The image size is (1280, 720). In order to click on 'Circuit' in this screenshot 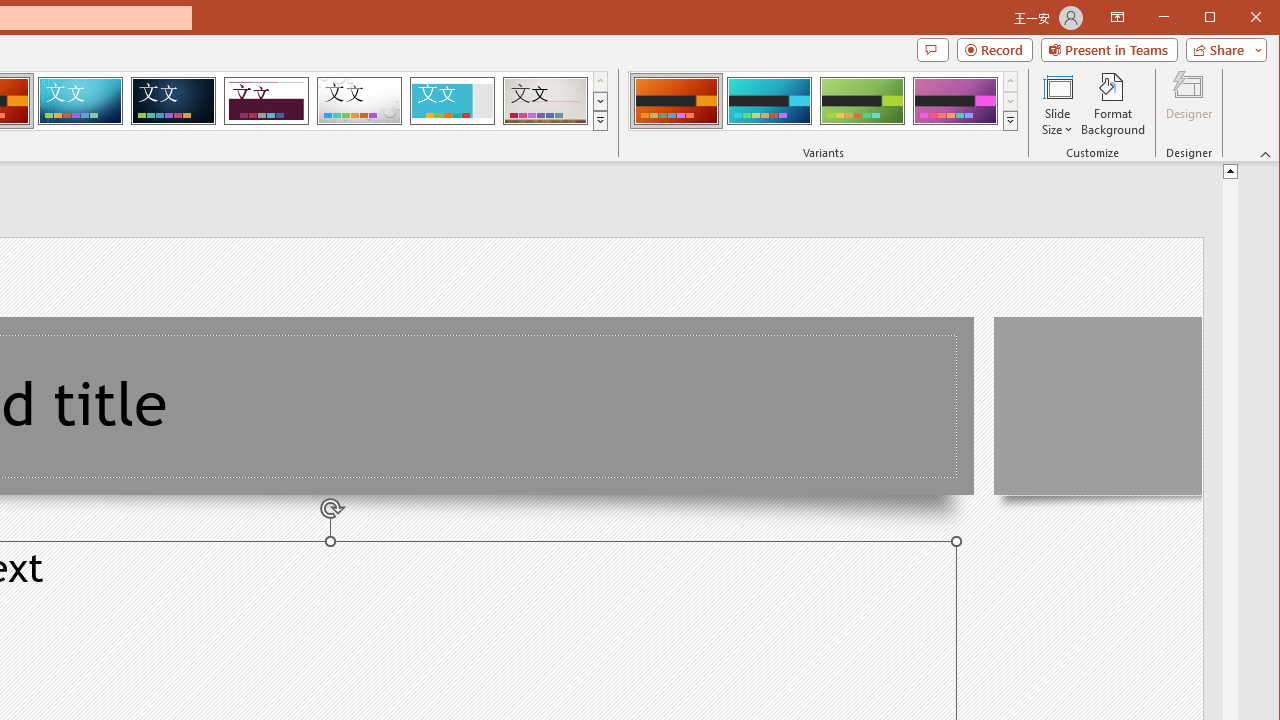, I will do `click(80, 100)`.